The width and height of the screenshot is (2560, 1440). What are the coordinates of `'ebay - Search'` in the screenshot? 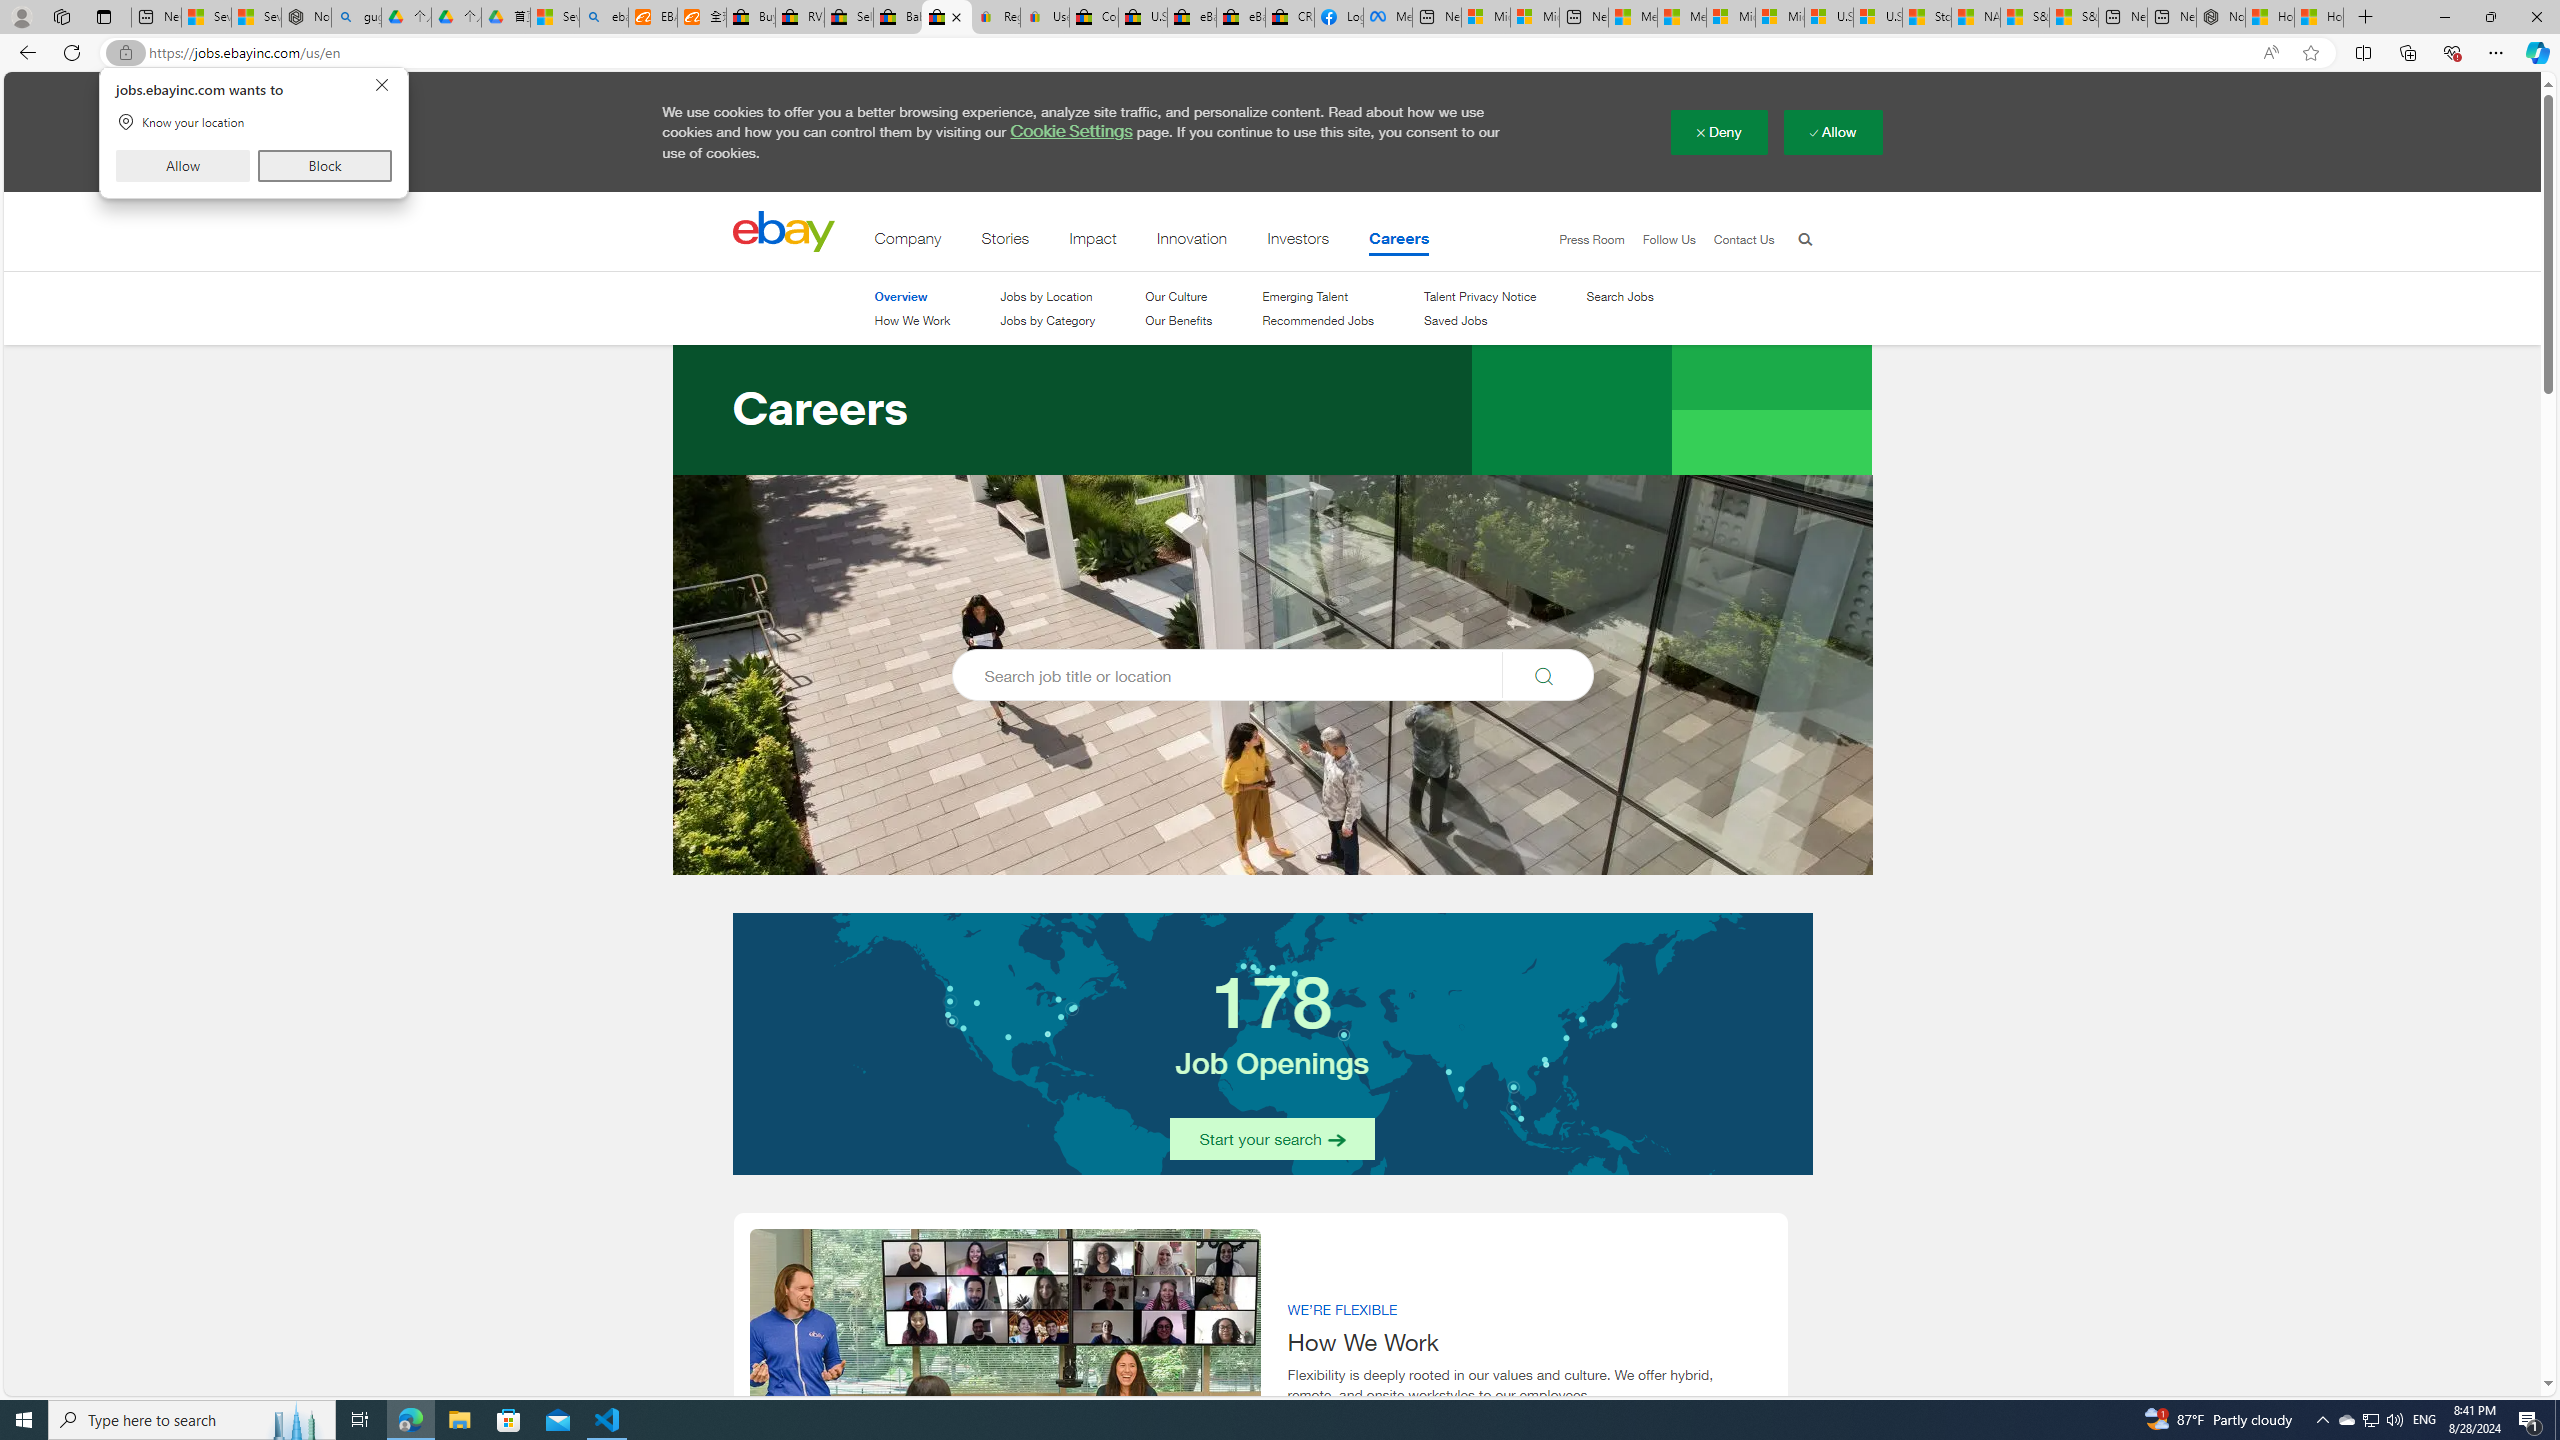 It's located at (603, 16).